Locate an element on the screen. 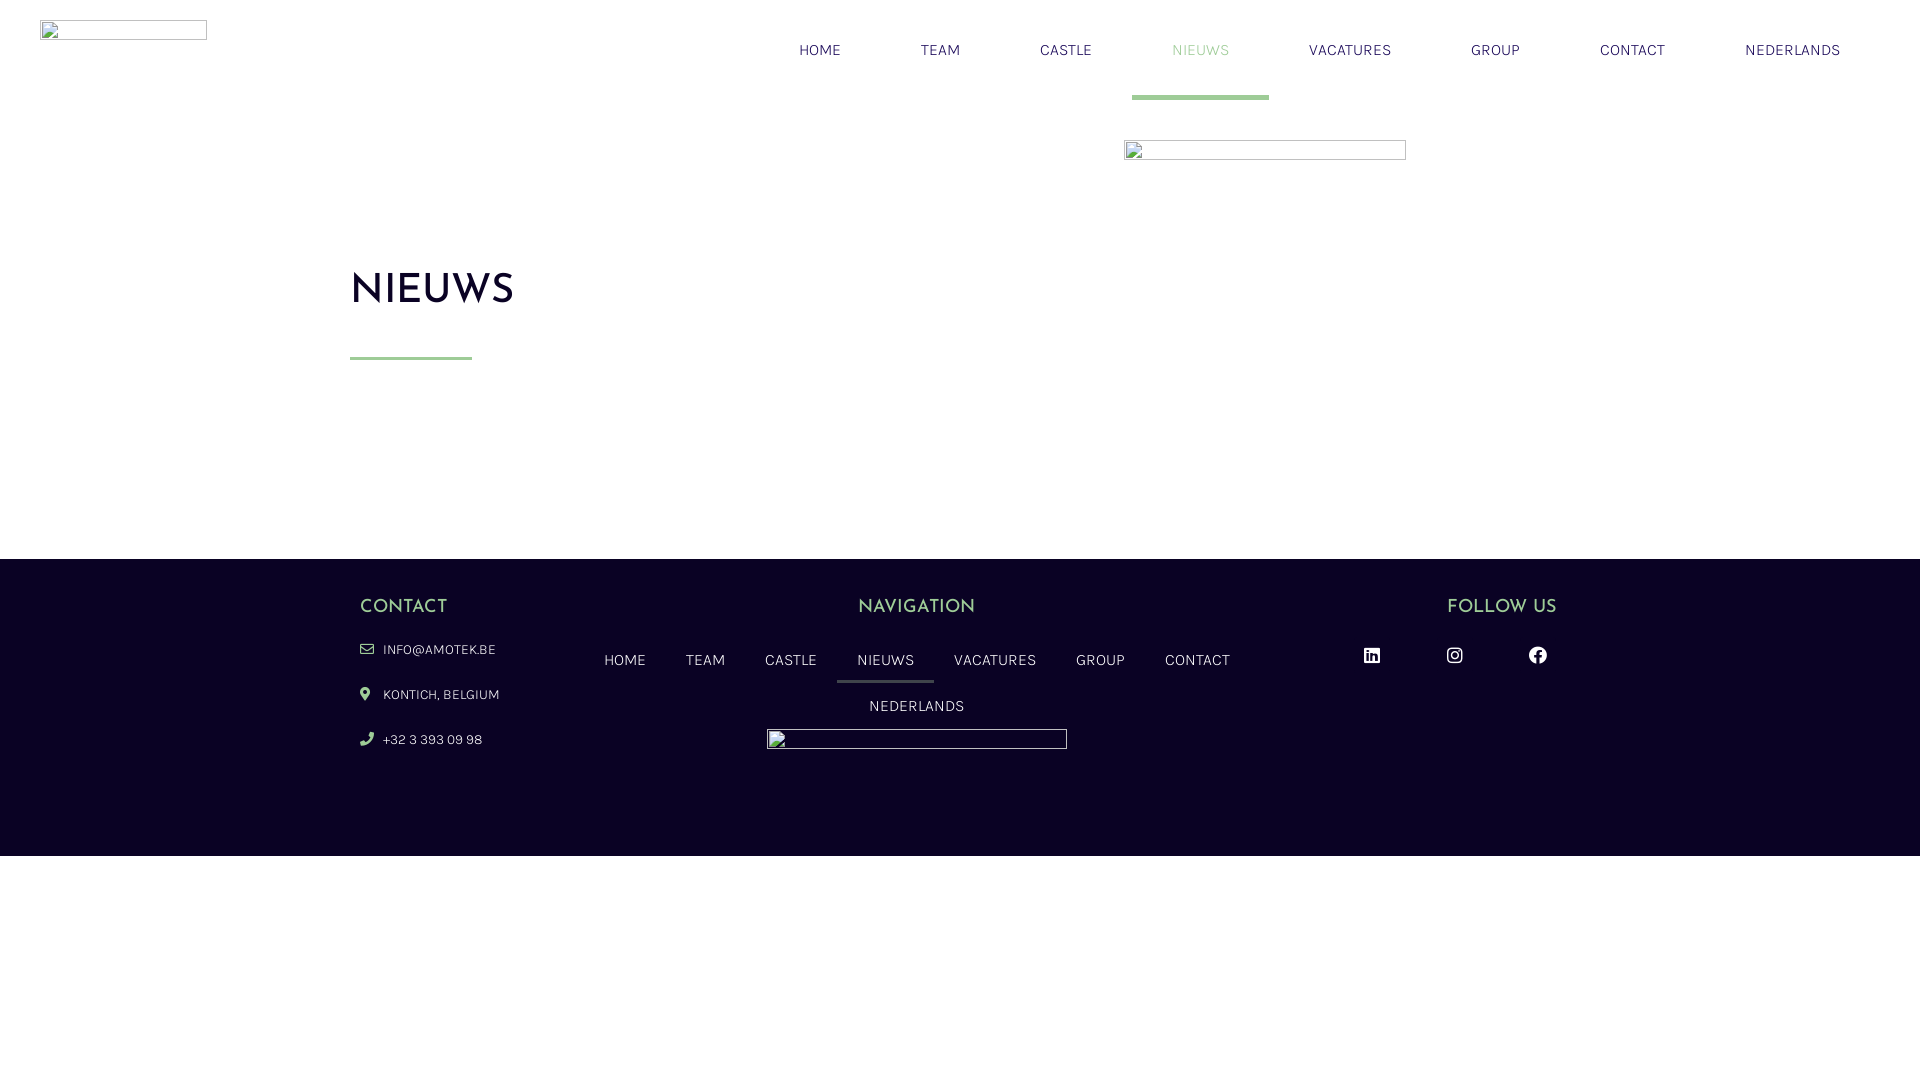 This screenshot has height=1080, width=1920. '+32 3 393 09 98' is located at coordinates (453, 739).